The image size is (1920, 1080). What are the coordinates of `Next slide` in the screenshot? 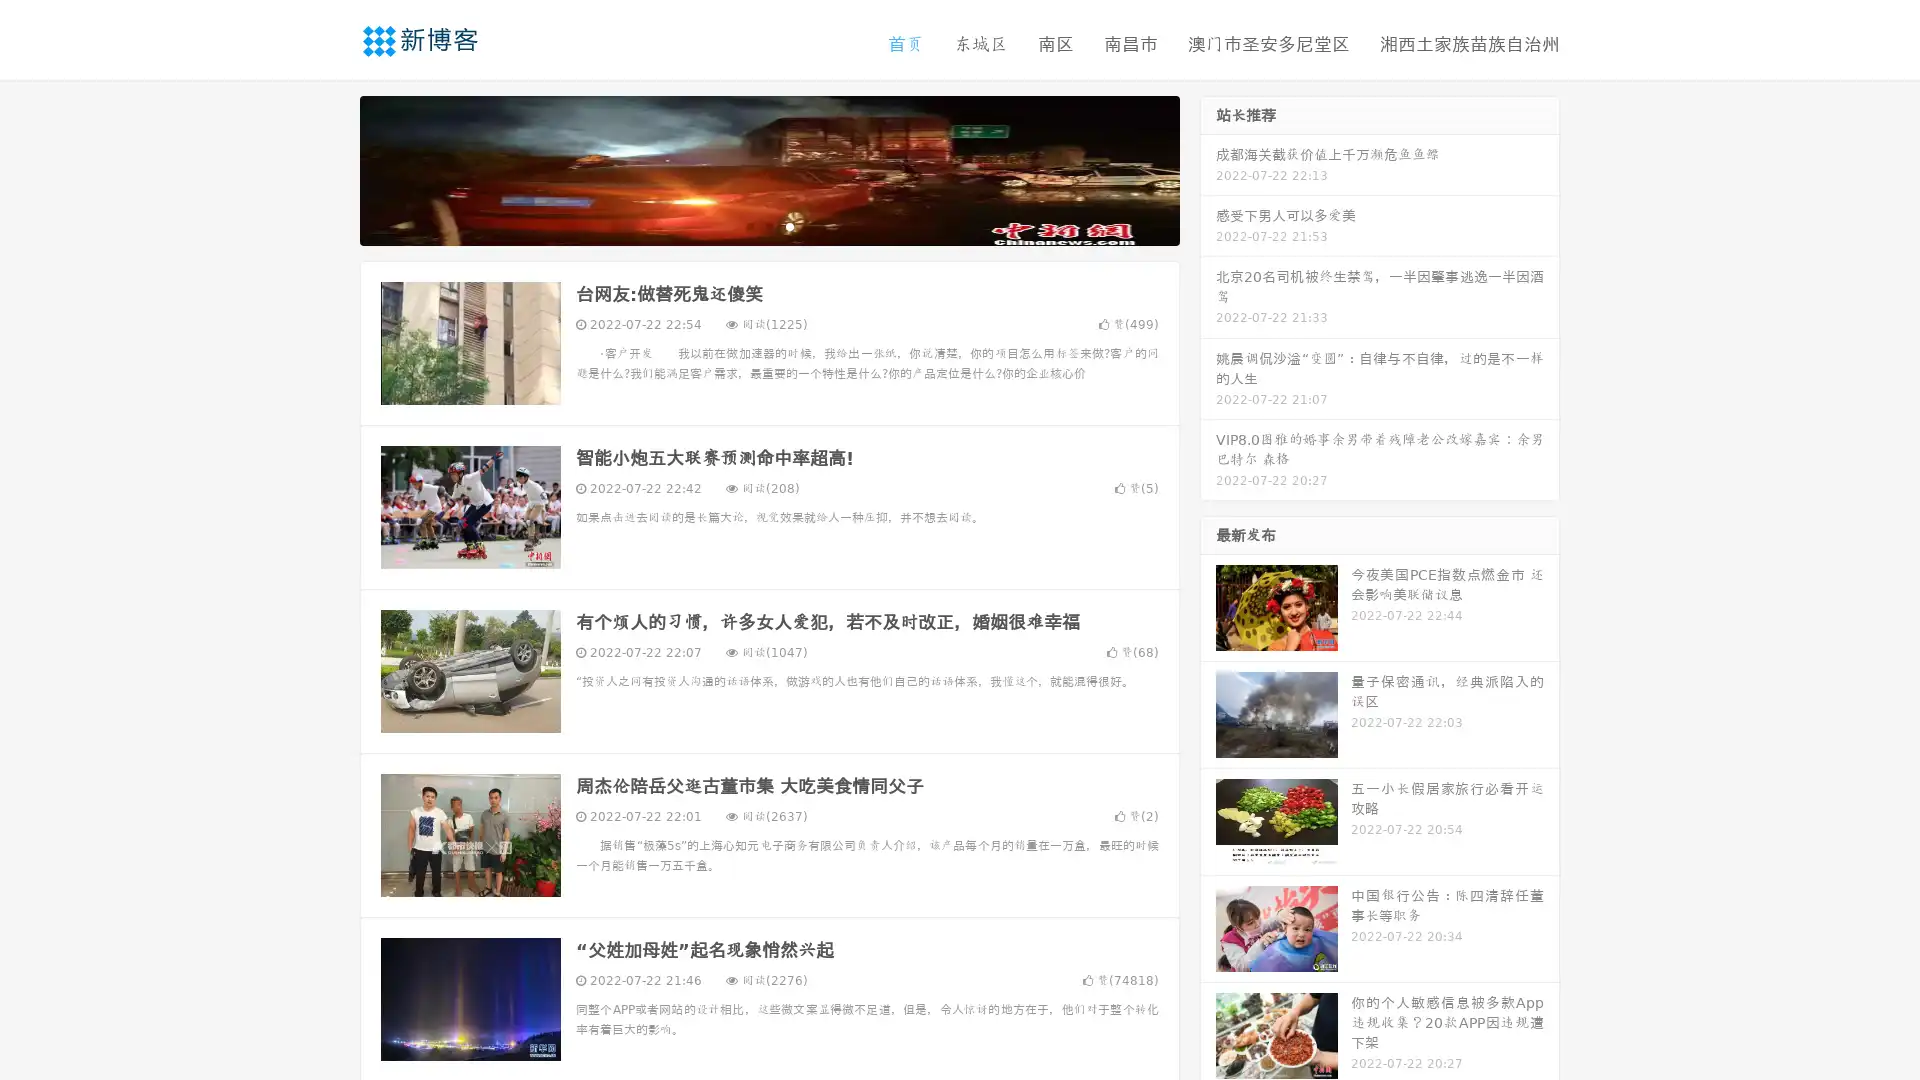 It's located at (1208, 168).